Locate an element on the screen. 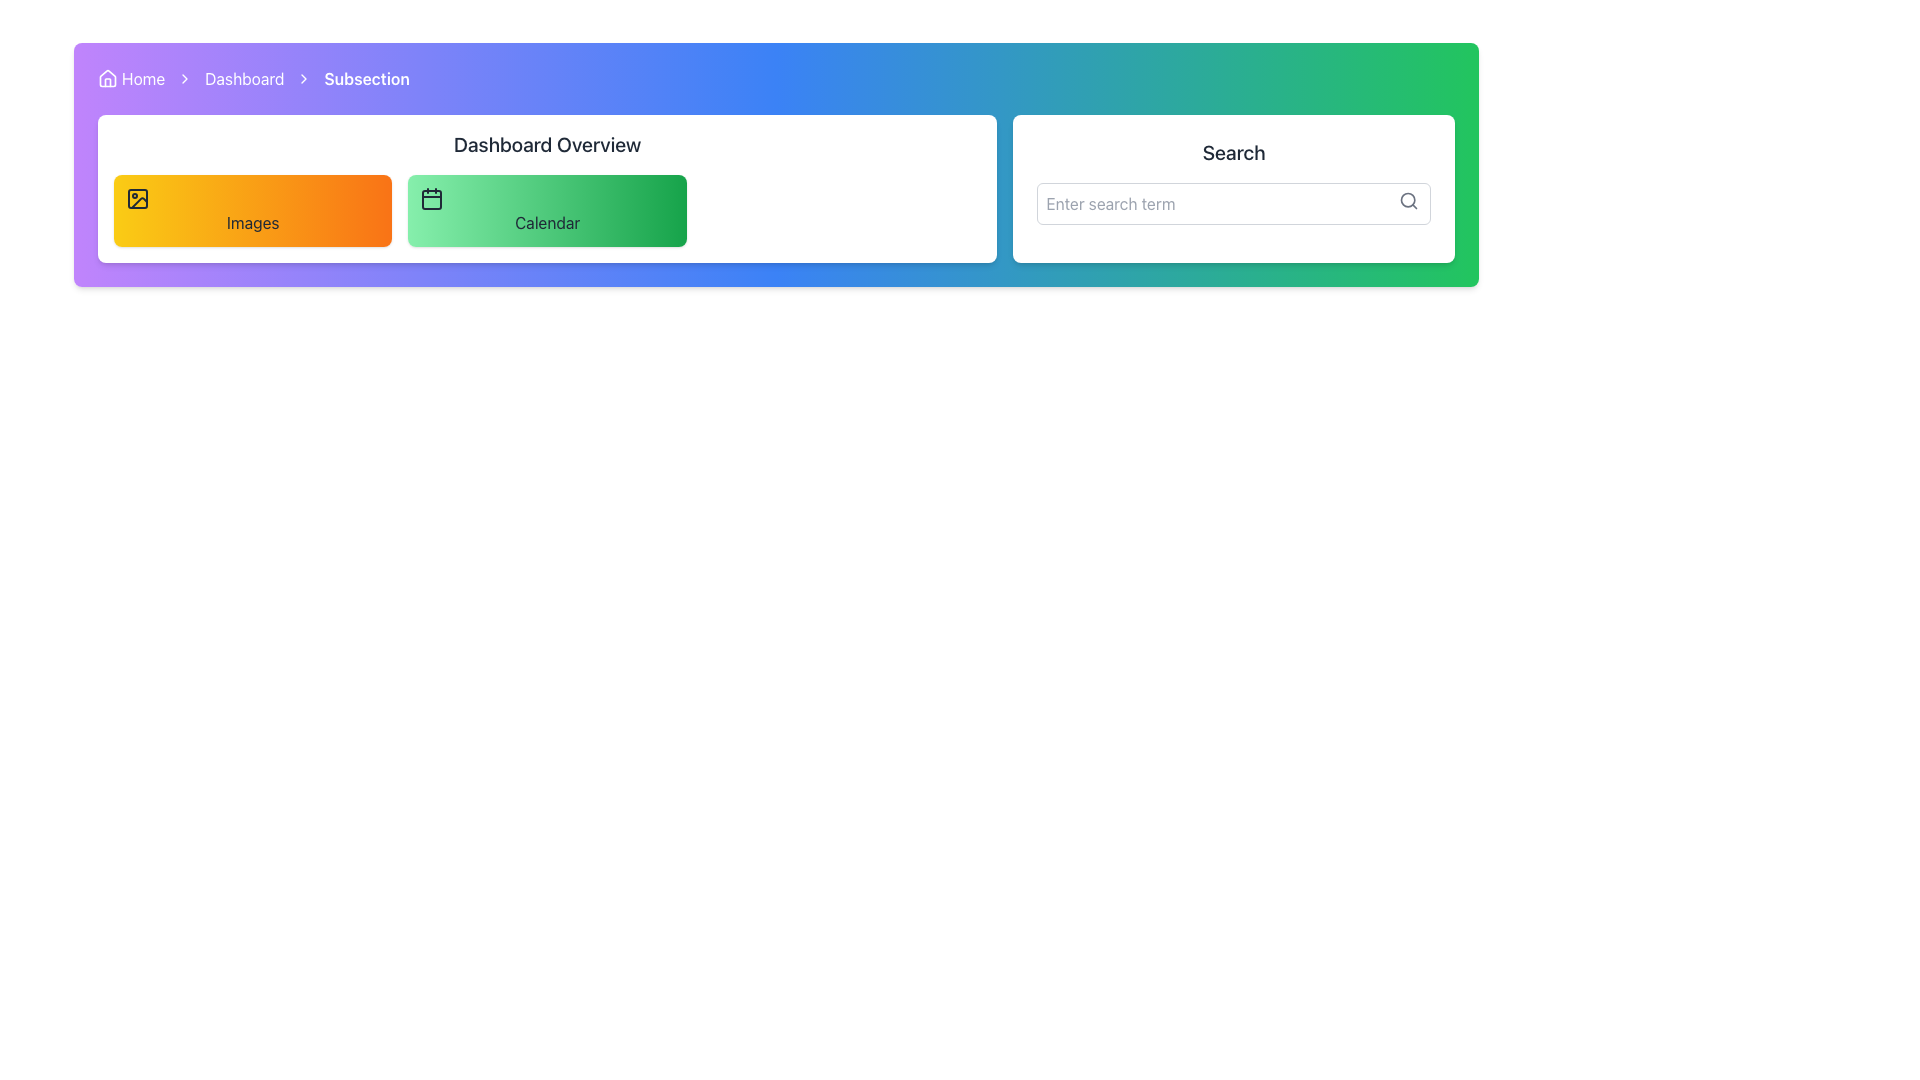 The height and width of the screenshot is (1080, 1920). the 'Home' icon in the breadcrumb navigation is located at coordinates (107, 77).